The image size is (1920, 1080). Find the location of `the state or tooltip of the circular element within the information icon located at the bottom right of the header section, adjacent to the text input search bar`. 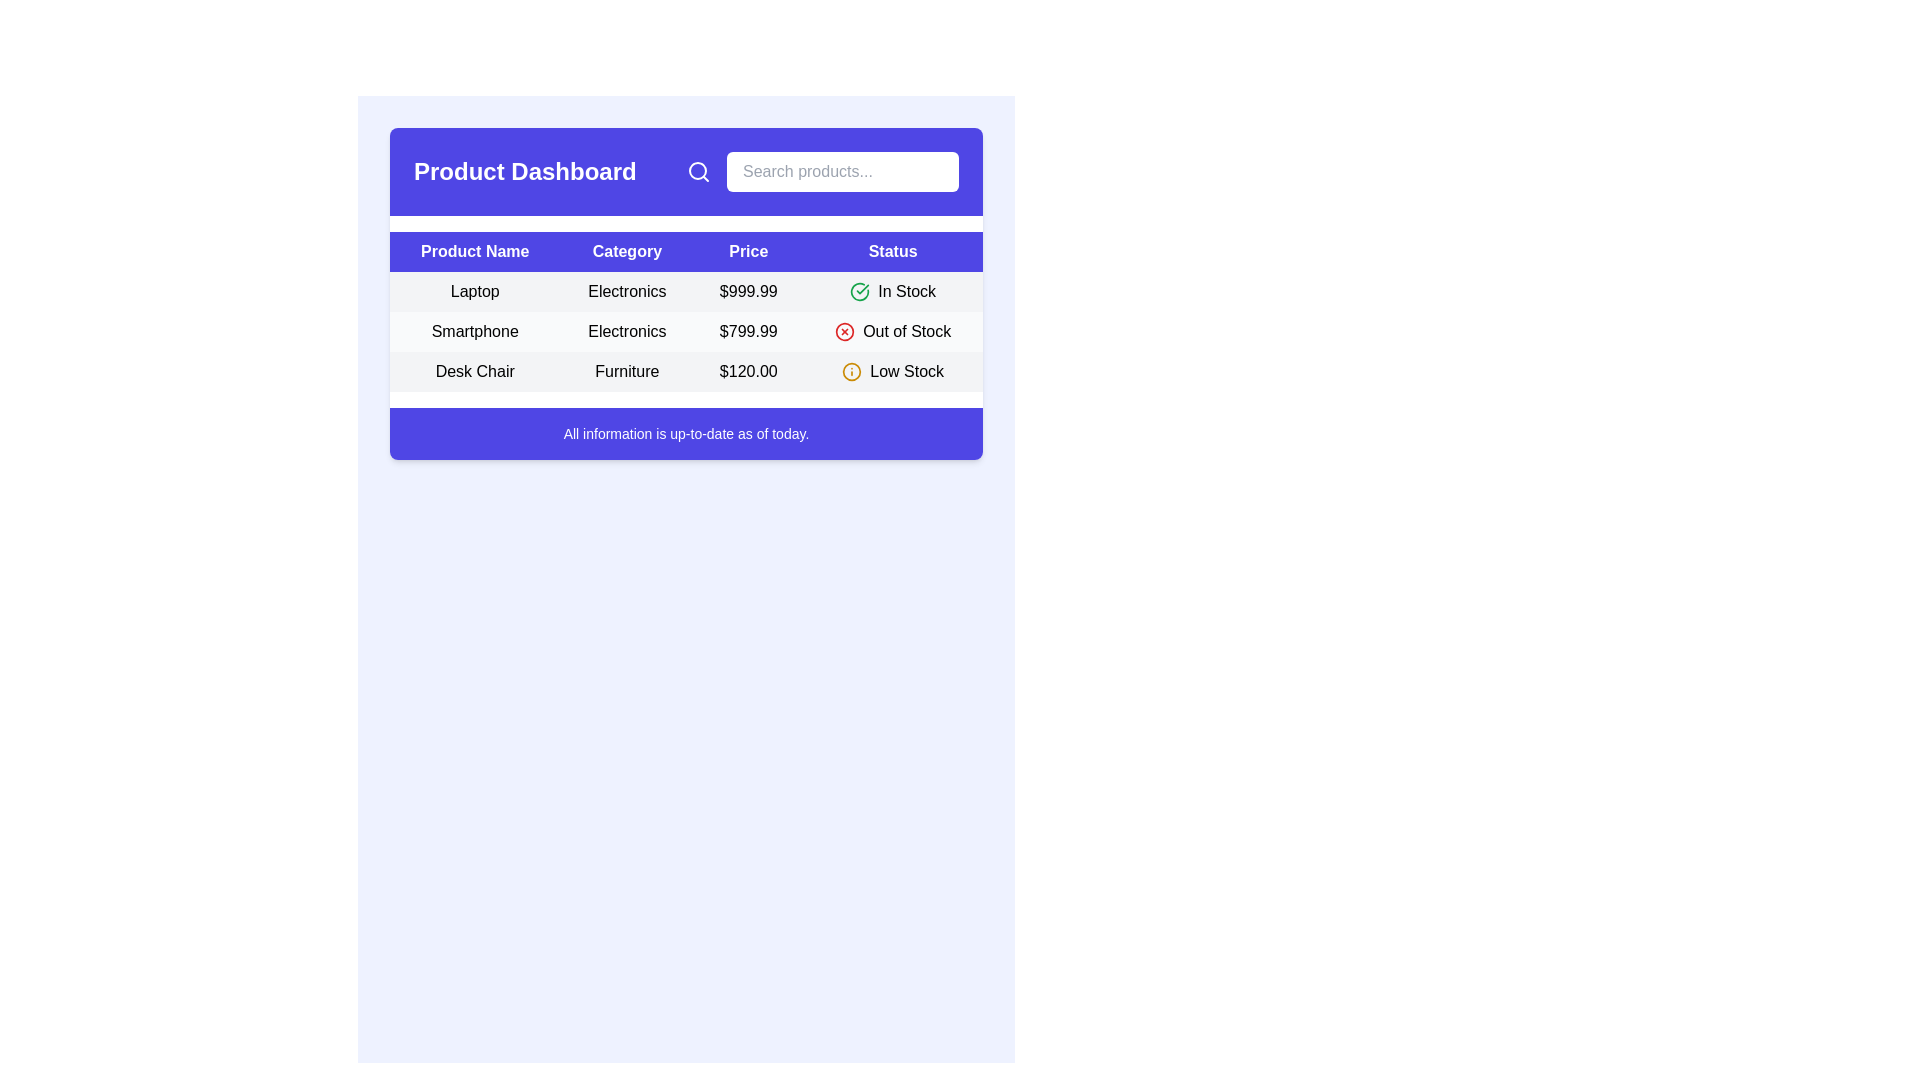

the state or tooltip of the circular element within the information icon located at the bottom right of the header section, adjacent to the text input search bar is located at coordinates (852, 371).